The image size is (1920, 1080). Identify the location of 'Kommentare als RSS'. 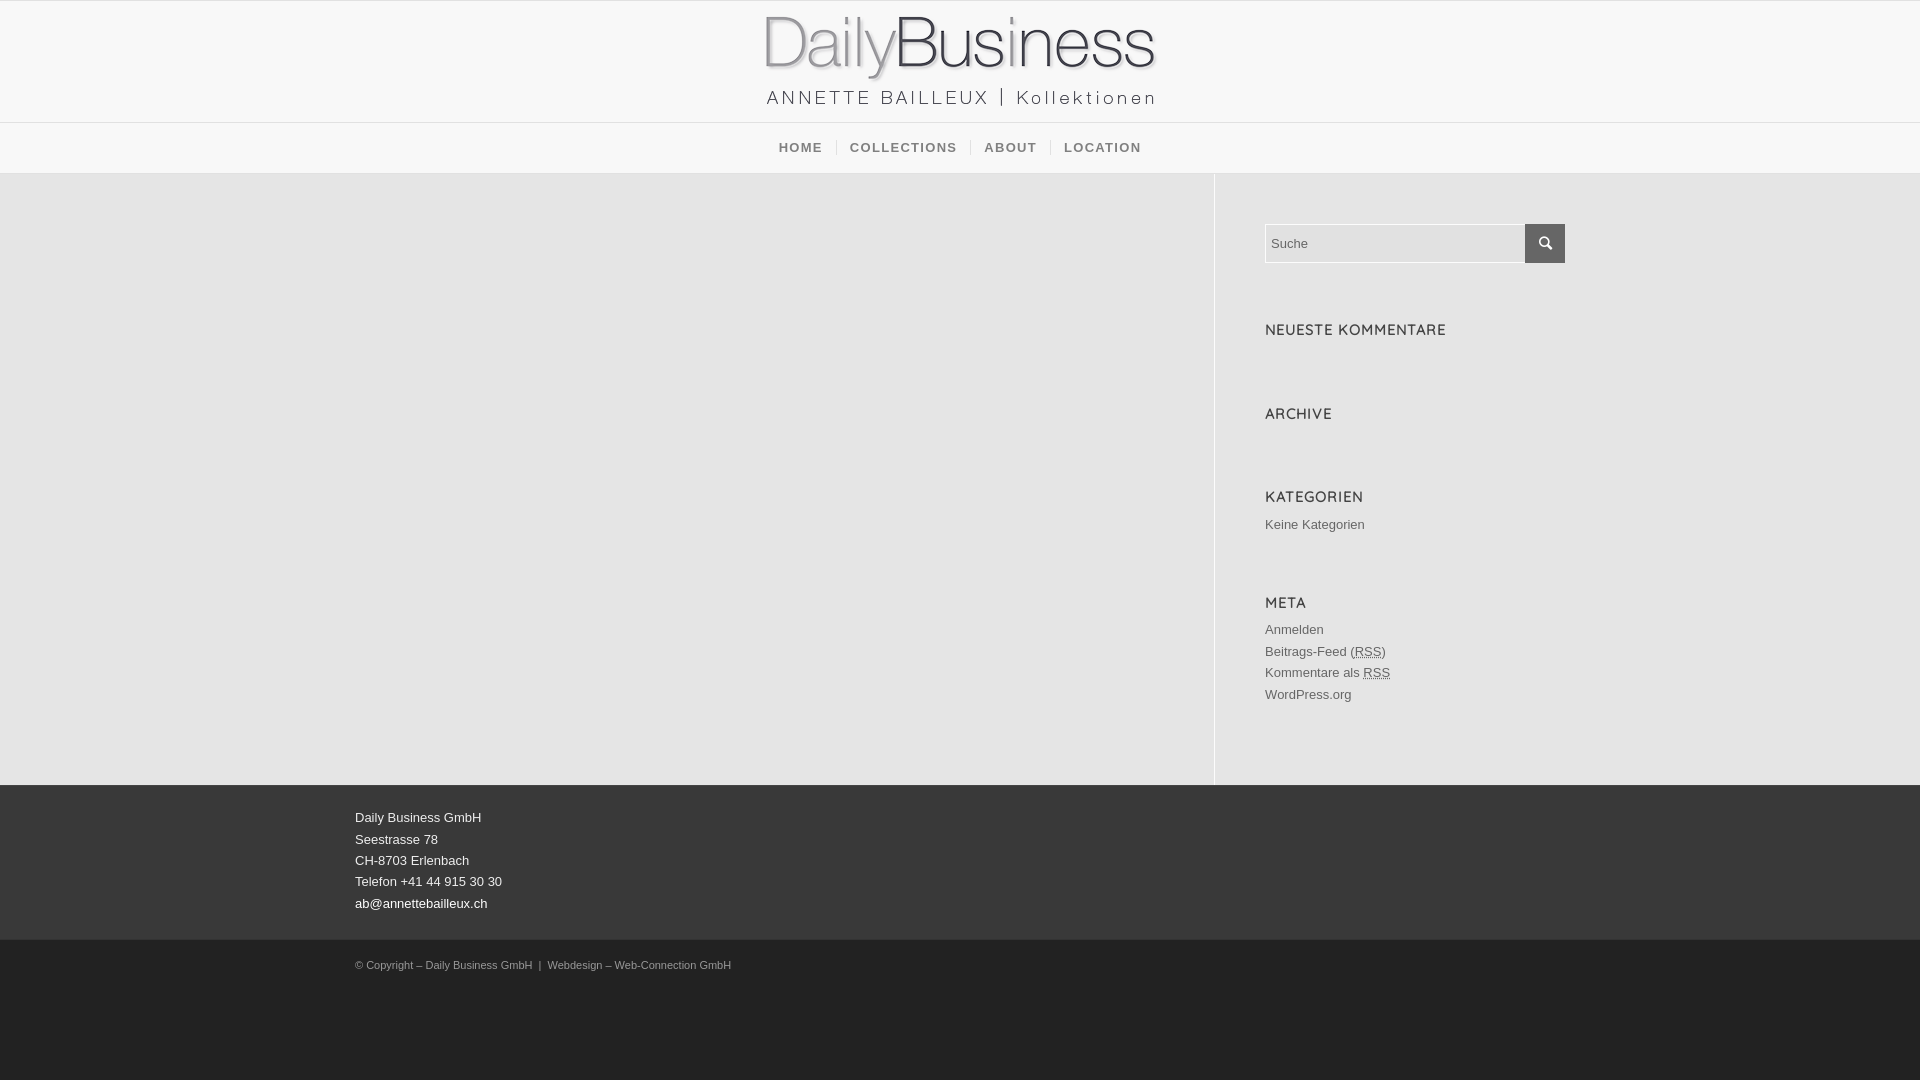
(1327, 672).